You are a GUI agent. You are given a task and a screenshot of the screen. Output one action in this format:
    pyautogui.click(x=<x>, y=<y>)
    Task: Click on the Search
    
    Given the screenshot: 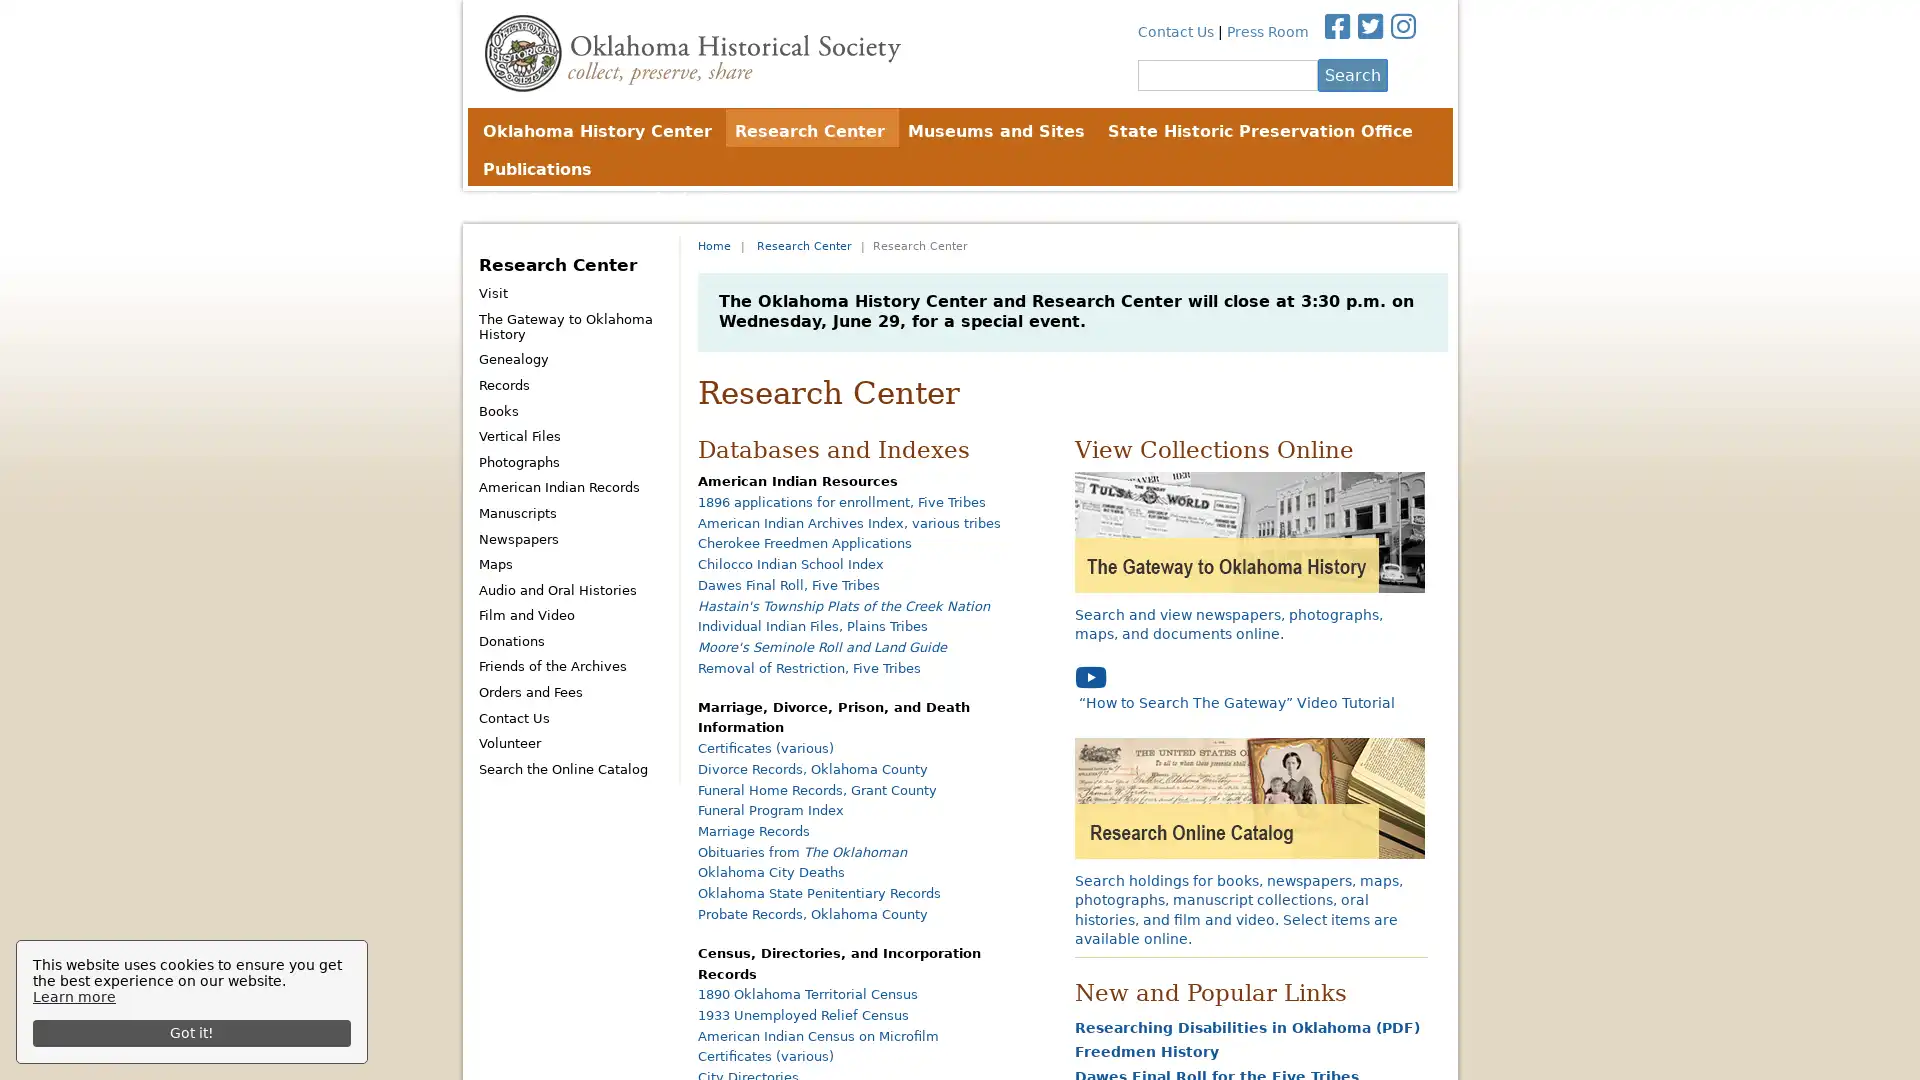 What is the action you would take?
    pyautogui.click(x=1352, y=73)
    